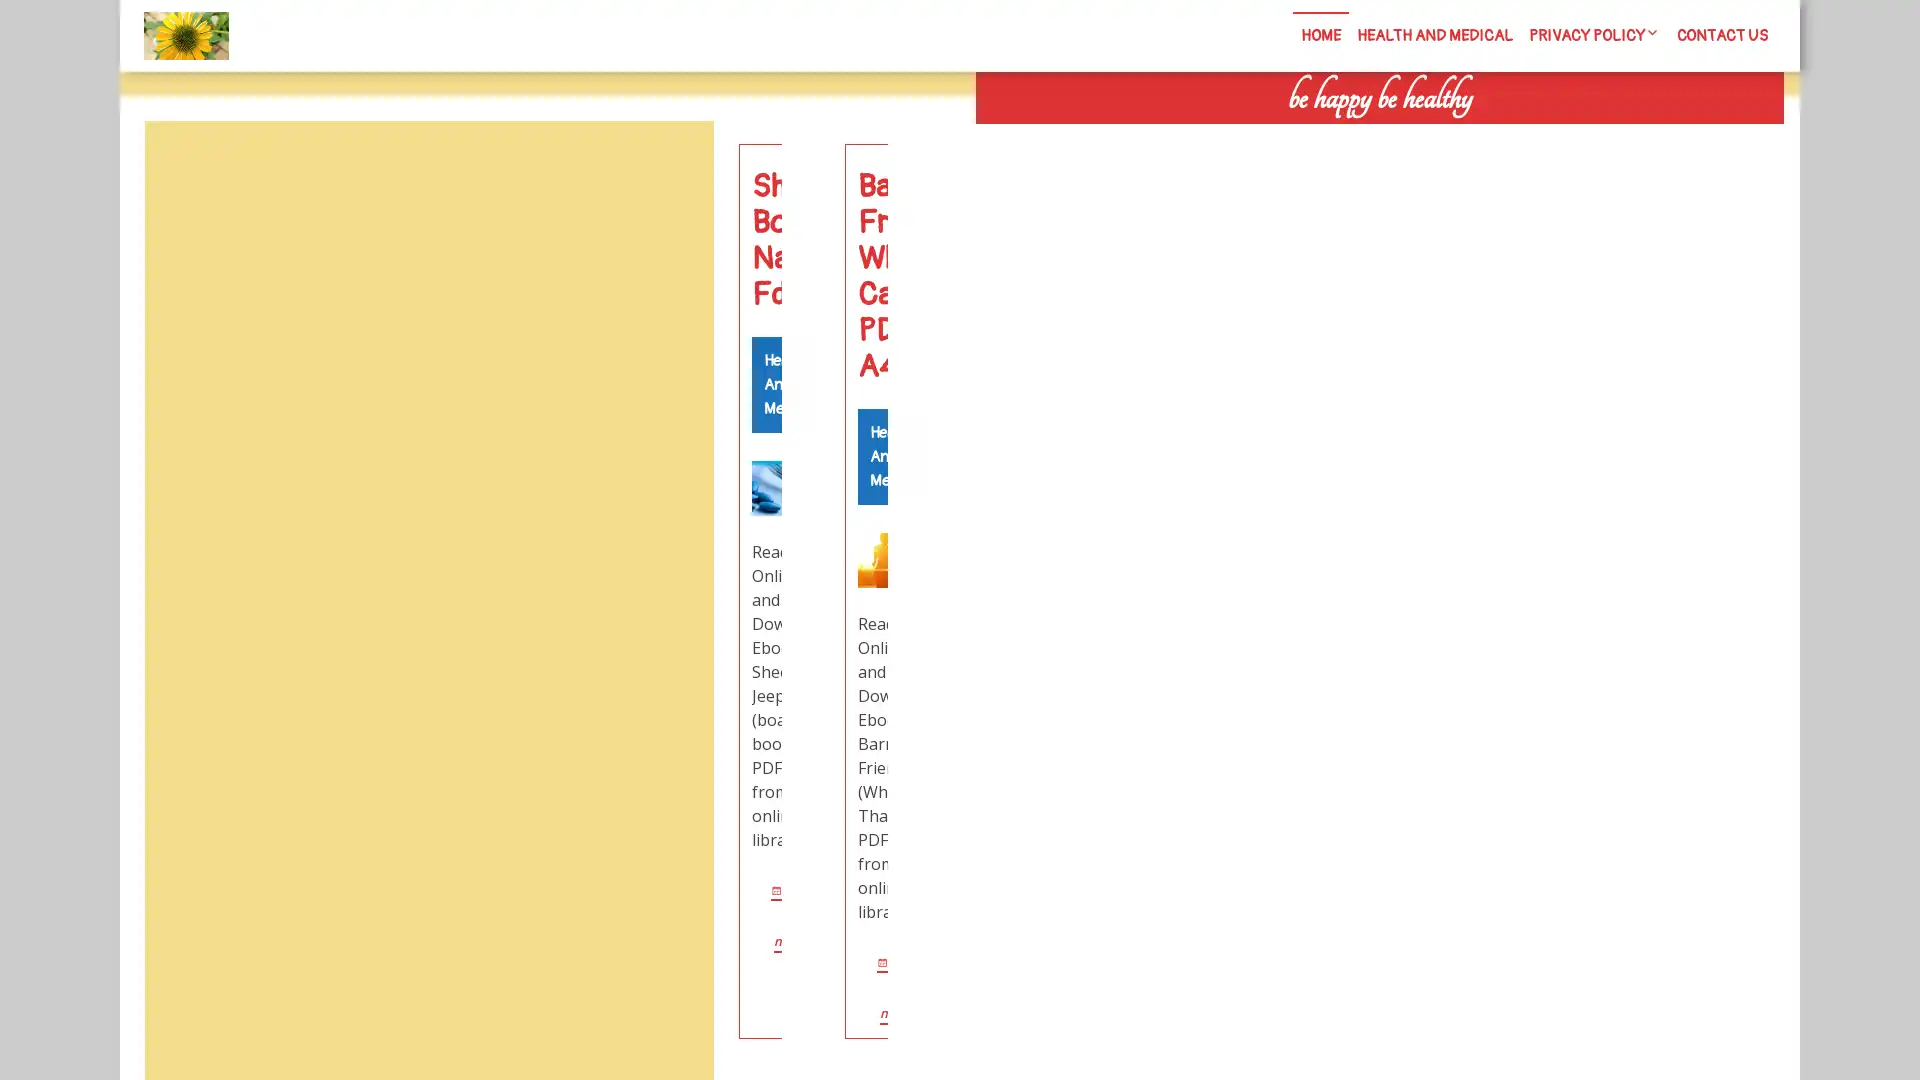 The width and height of the screenshot is (1920, 1080). What do you see at coordinates (1557, 140) in the screenshot?
I see `Search` at bounding box center [1557, 140].